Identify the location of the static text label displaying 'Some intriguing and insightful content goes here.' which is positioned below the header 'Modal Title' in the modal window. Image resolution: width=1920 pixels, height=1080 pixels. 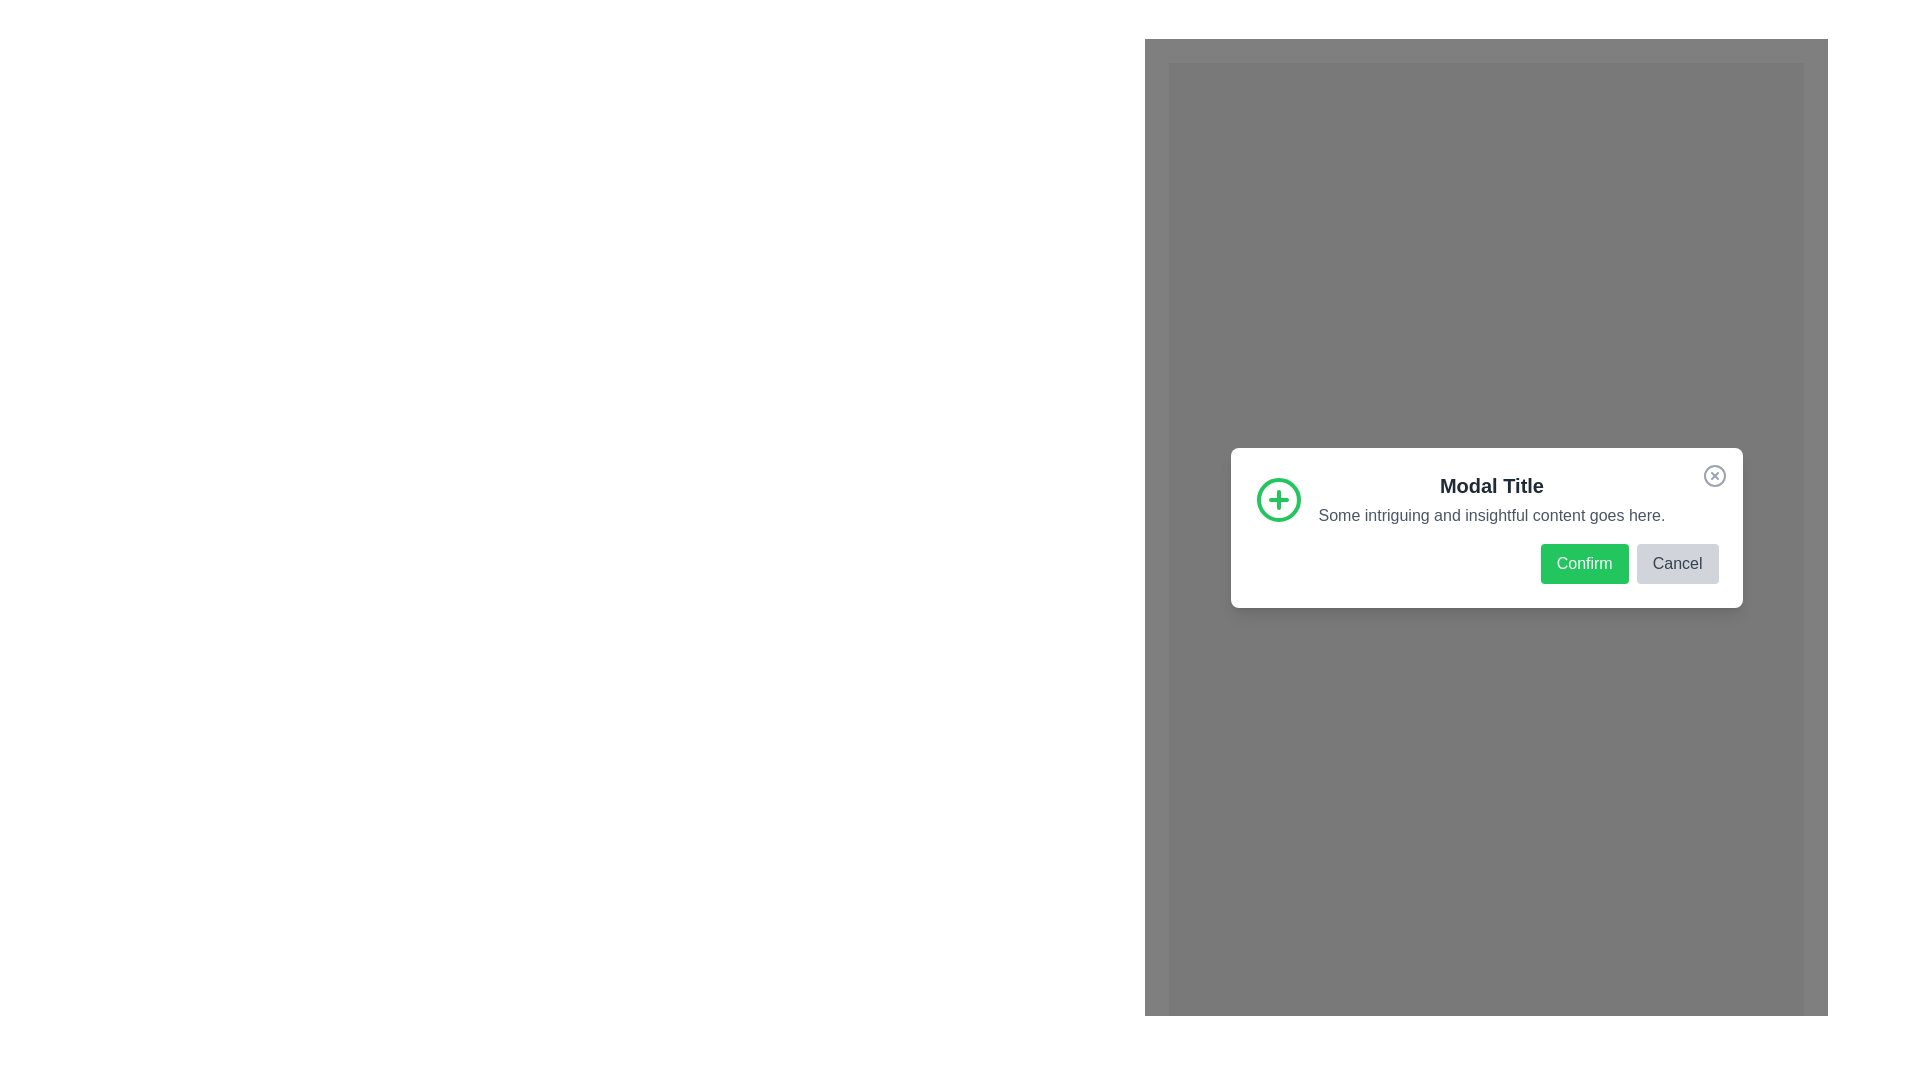
(1492, 514).